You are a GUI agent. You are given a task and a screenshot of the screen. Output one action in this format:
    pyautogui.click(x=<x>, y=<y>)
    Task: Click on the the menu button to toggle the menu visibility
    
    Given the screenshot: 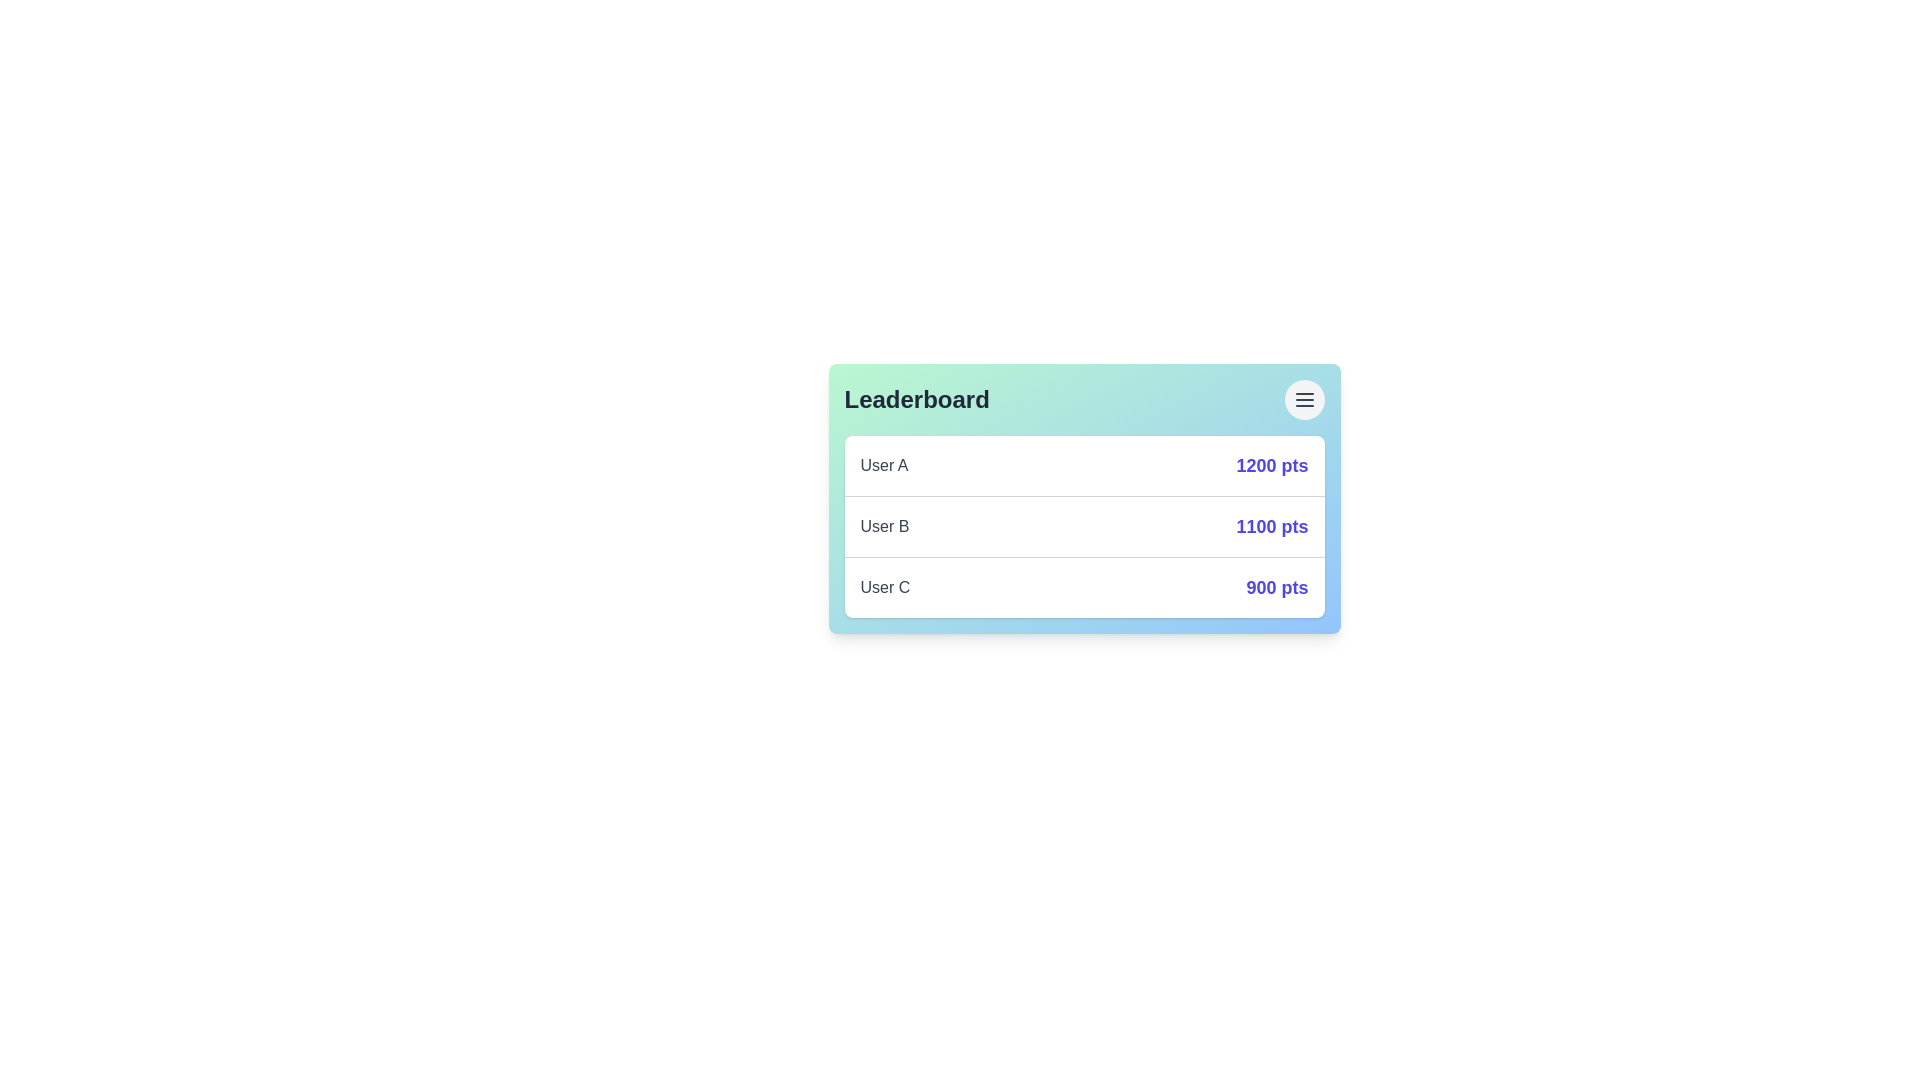 What is the action you would take?
    pyautogui.click(x=1304, y=400)
    